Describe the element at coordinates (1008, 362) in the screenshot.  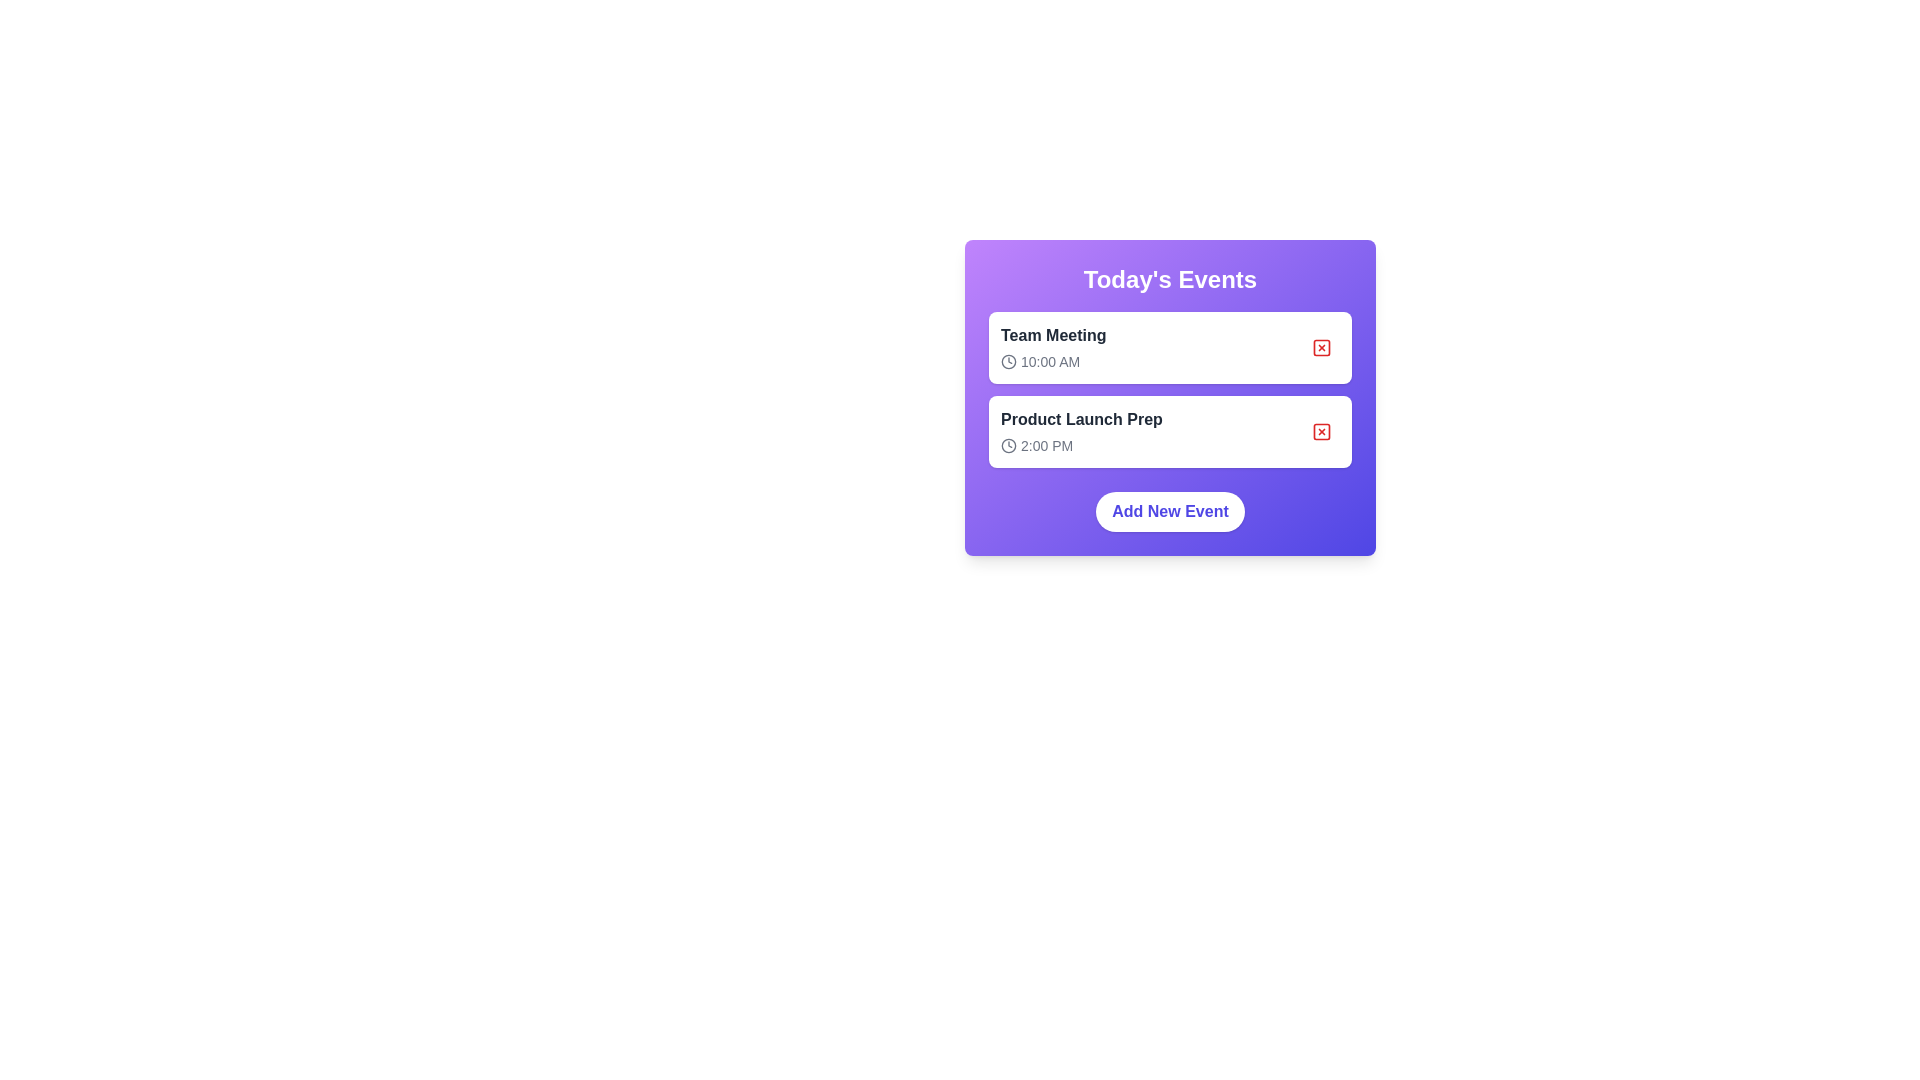
I see `the decorative clock icon positioned to the left of the text '10:00 AM' in the scheduled events list` at that location.